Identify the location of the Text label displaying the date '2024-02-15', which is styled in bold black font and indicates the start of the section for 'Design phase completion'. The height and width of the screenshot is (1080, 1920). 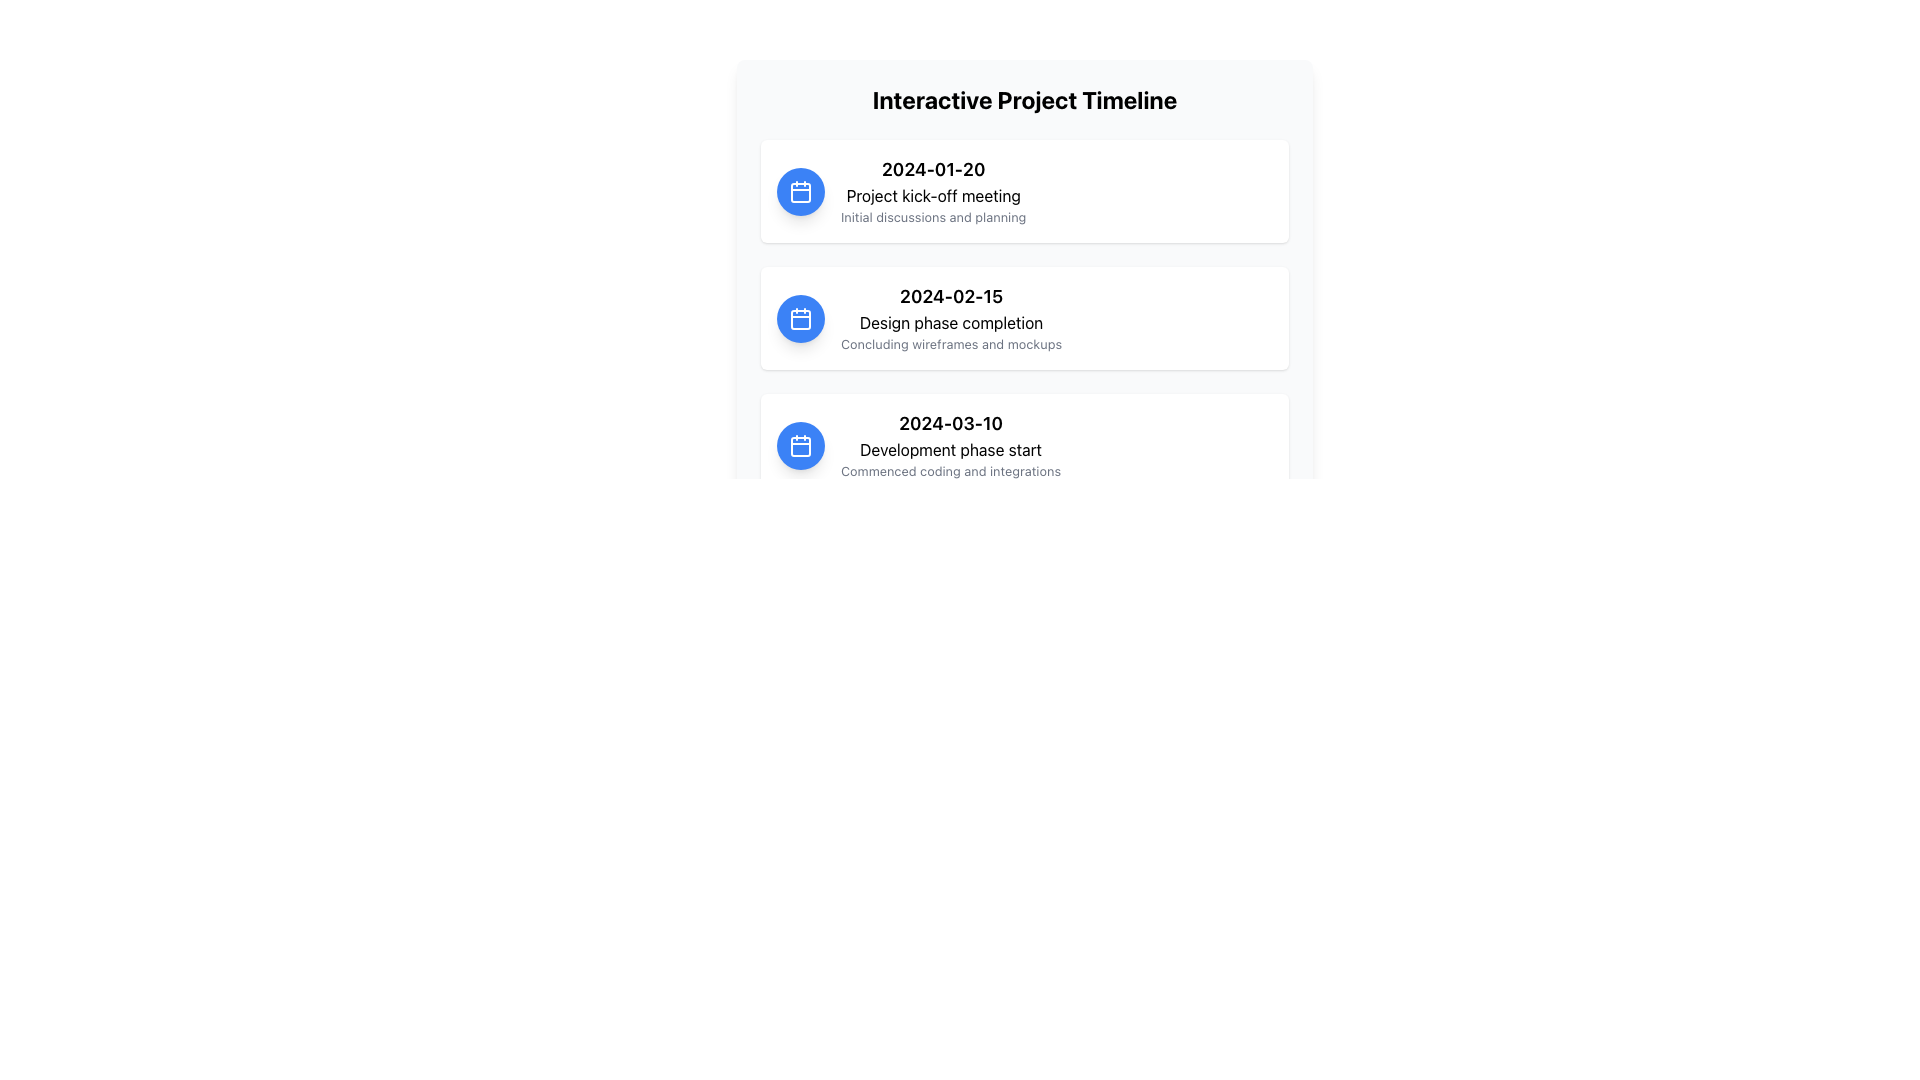
(950, 297).